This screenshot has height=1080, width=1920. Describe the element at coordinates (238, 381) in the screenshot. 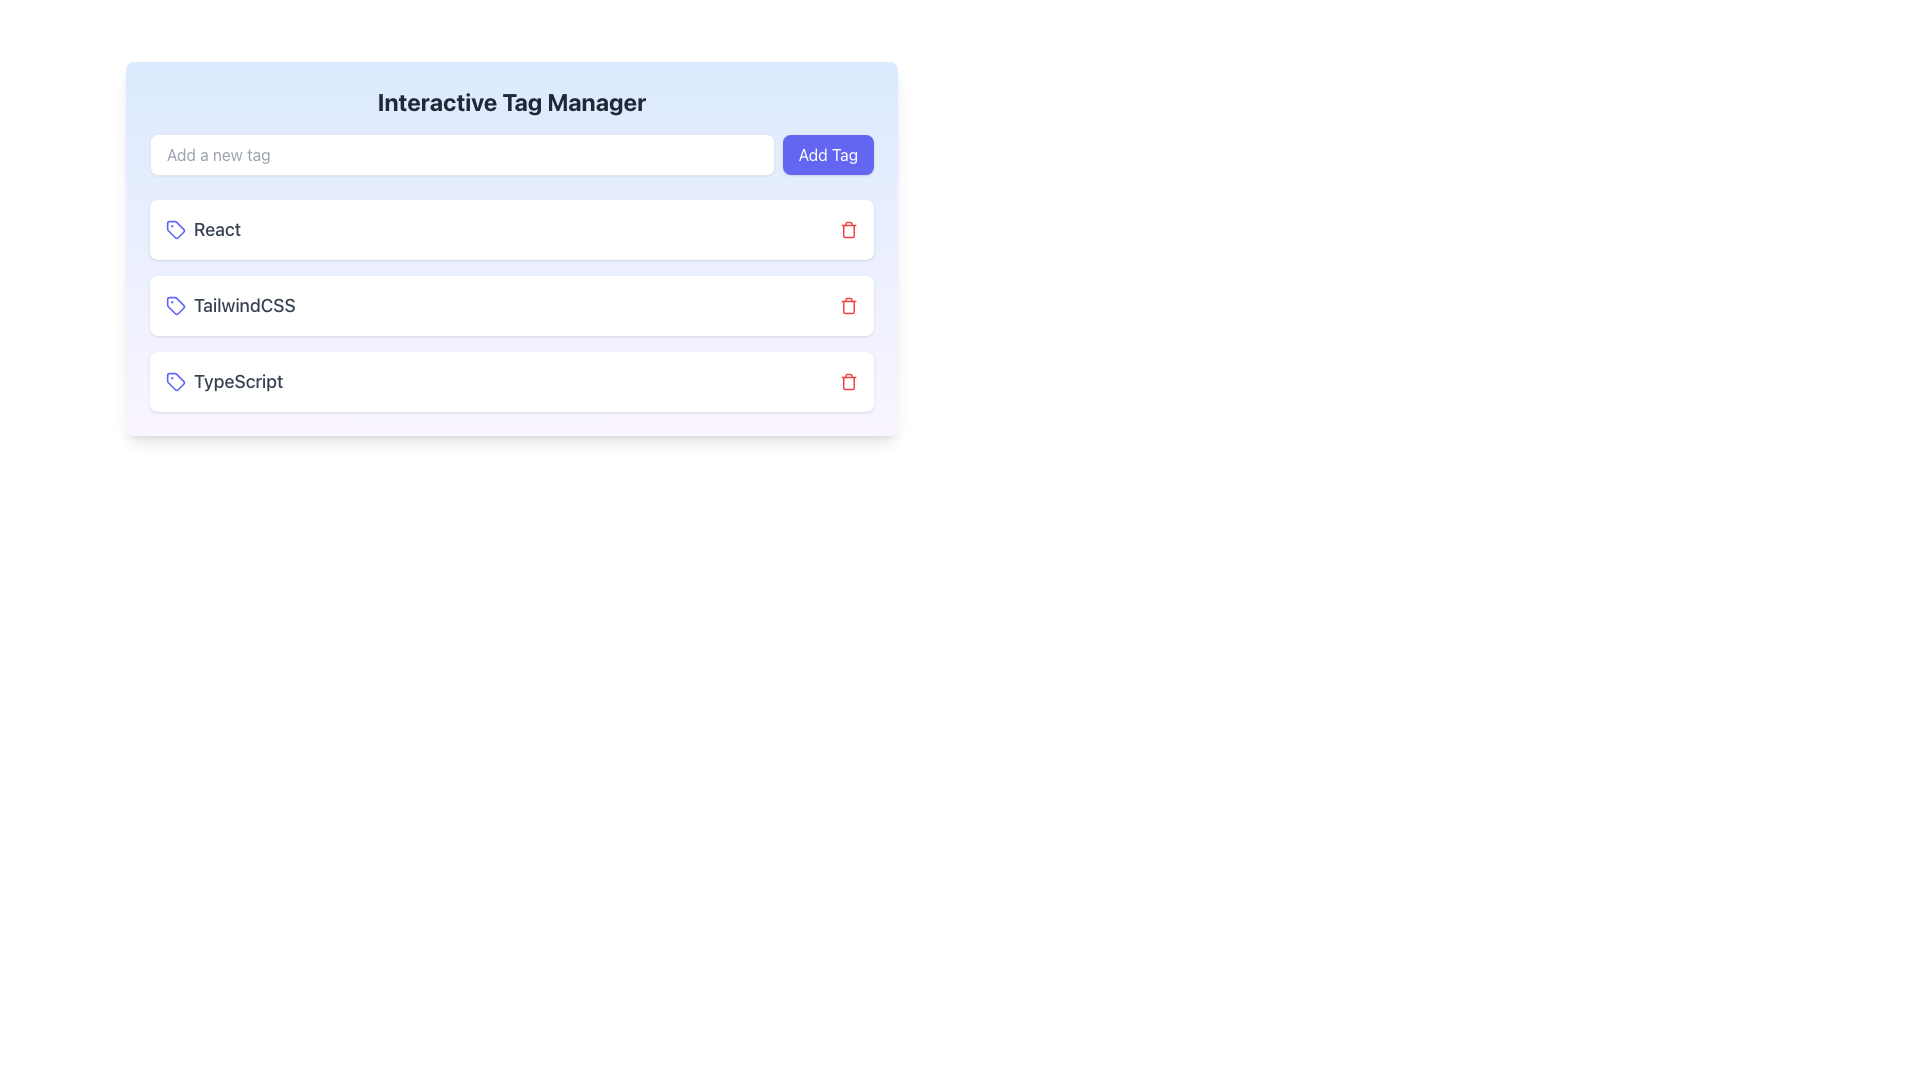

I see `the 'TypeScript' text label, which is rendered in gray, bold font, located at the bottom of the list` at that location.